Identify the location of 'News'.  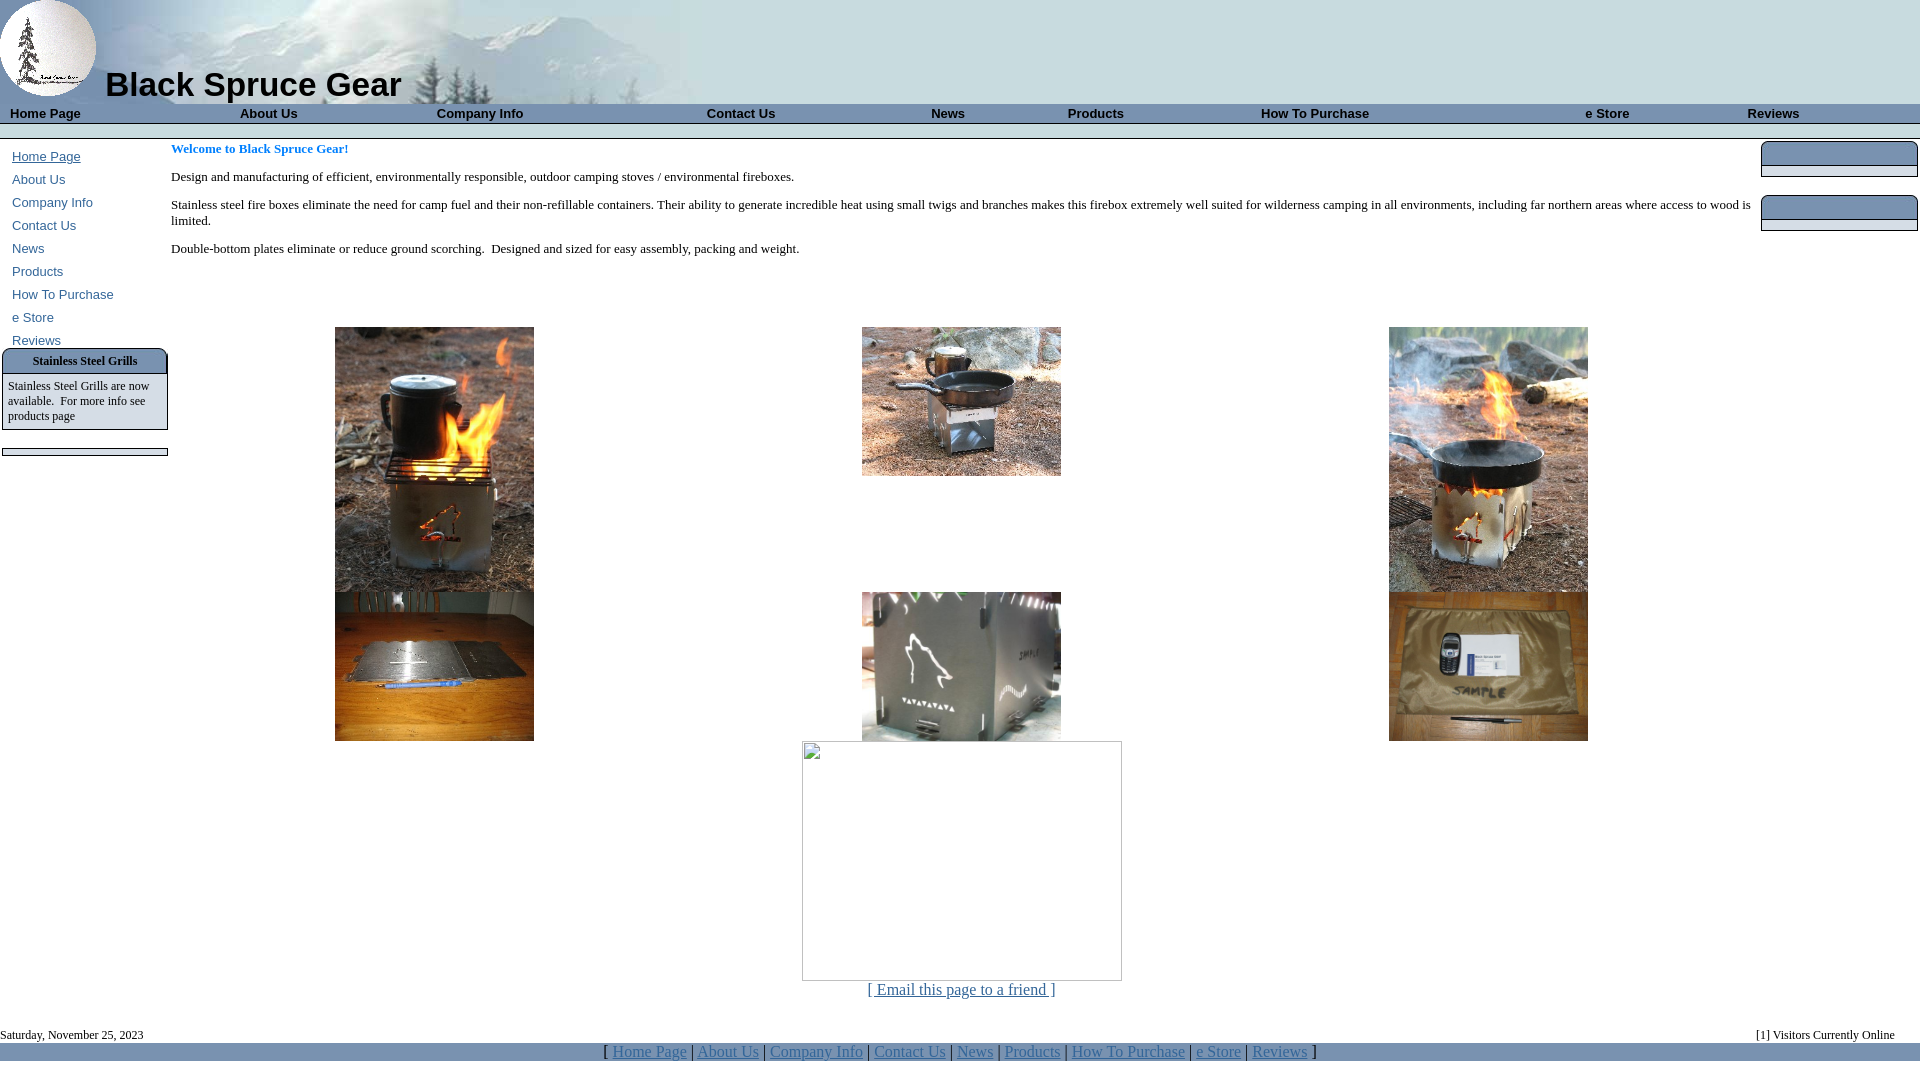
(28, 247).